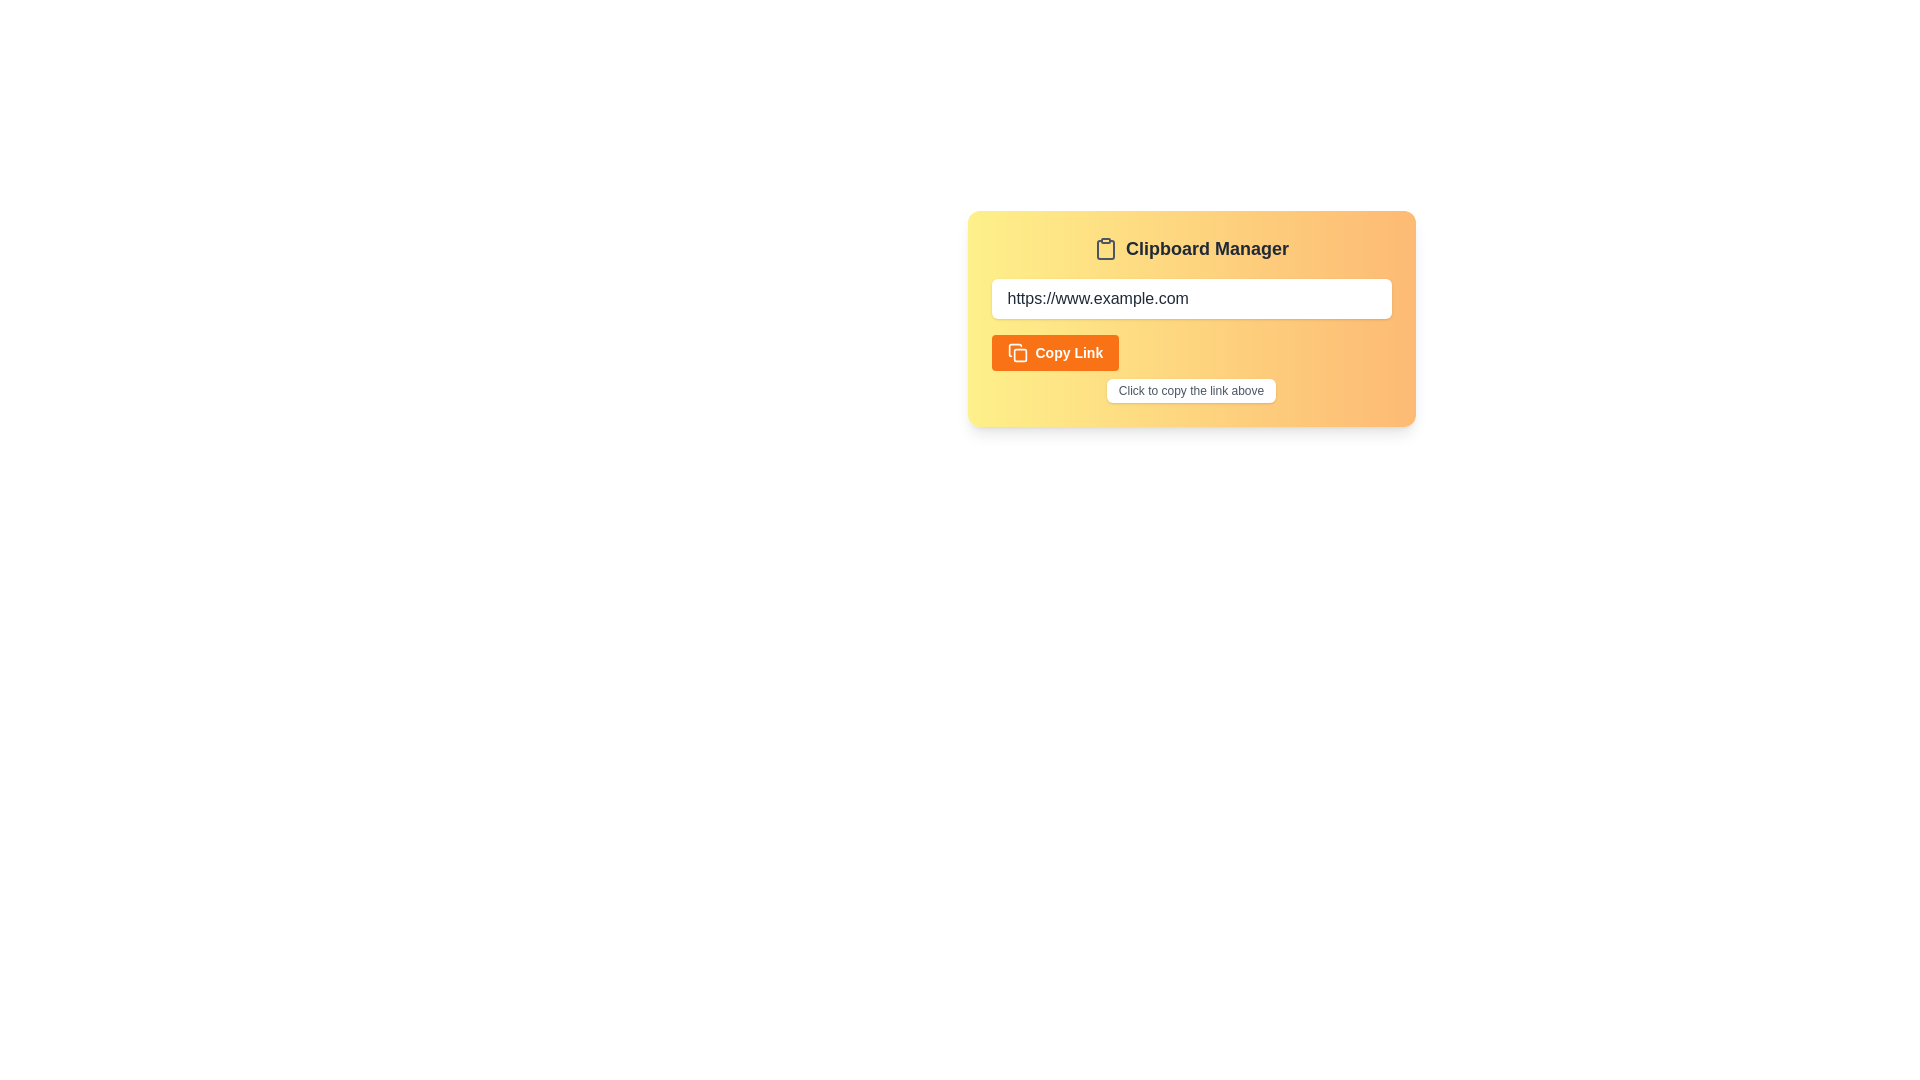 This screenshot has height=1080, width=1920. What do you see at coordinates (1191, 390) in the screenshot?
I see `the informative text element that displays 'Click to copy the link above'` at bounding box center [1191, 390].